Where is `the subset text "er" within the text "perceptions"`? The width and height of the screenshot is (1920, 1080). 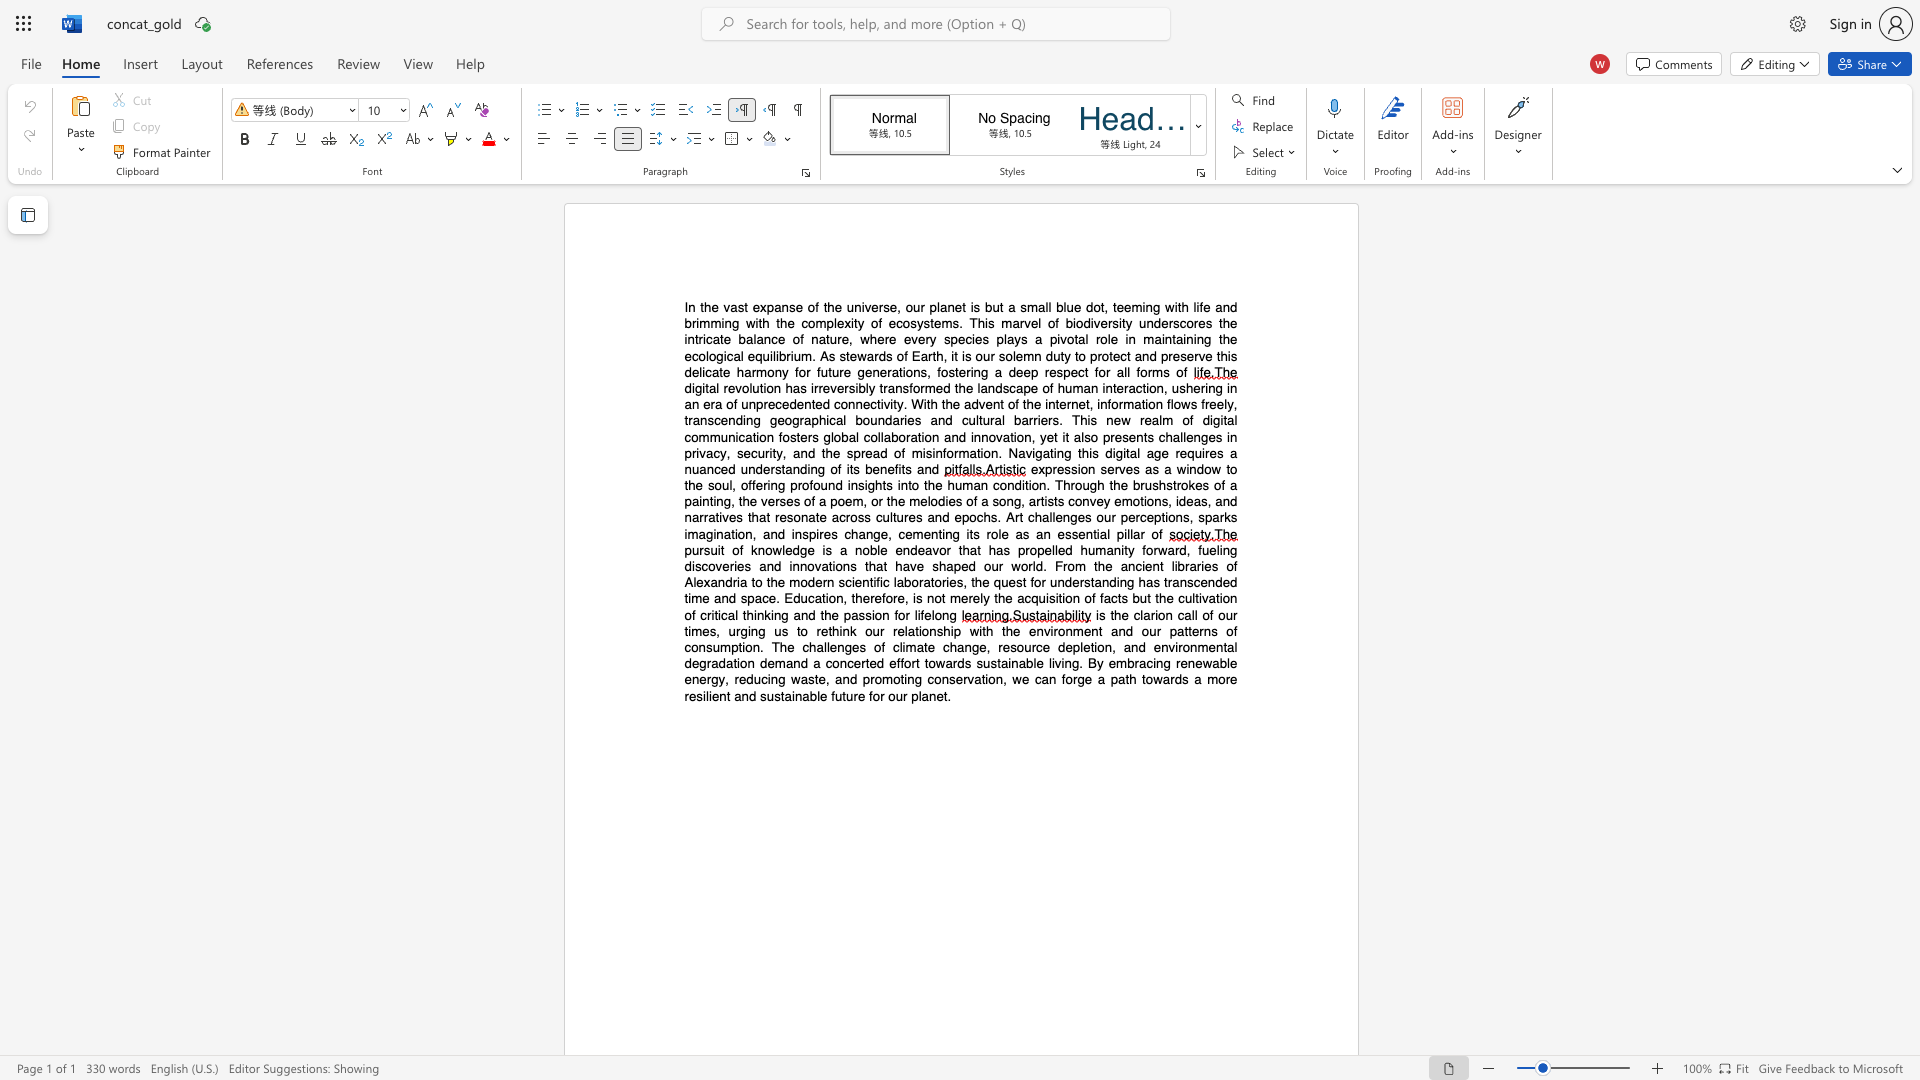 the subset text "er" within the text "perceptions" is located at coordinates (1128, 516).